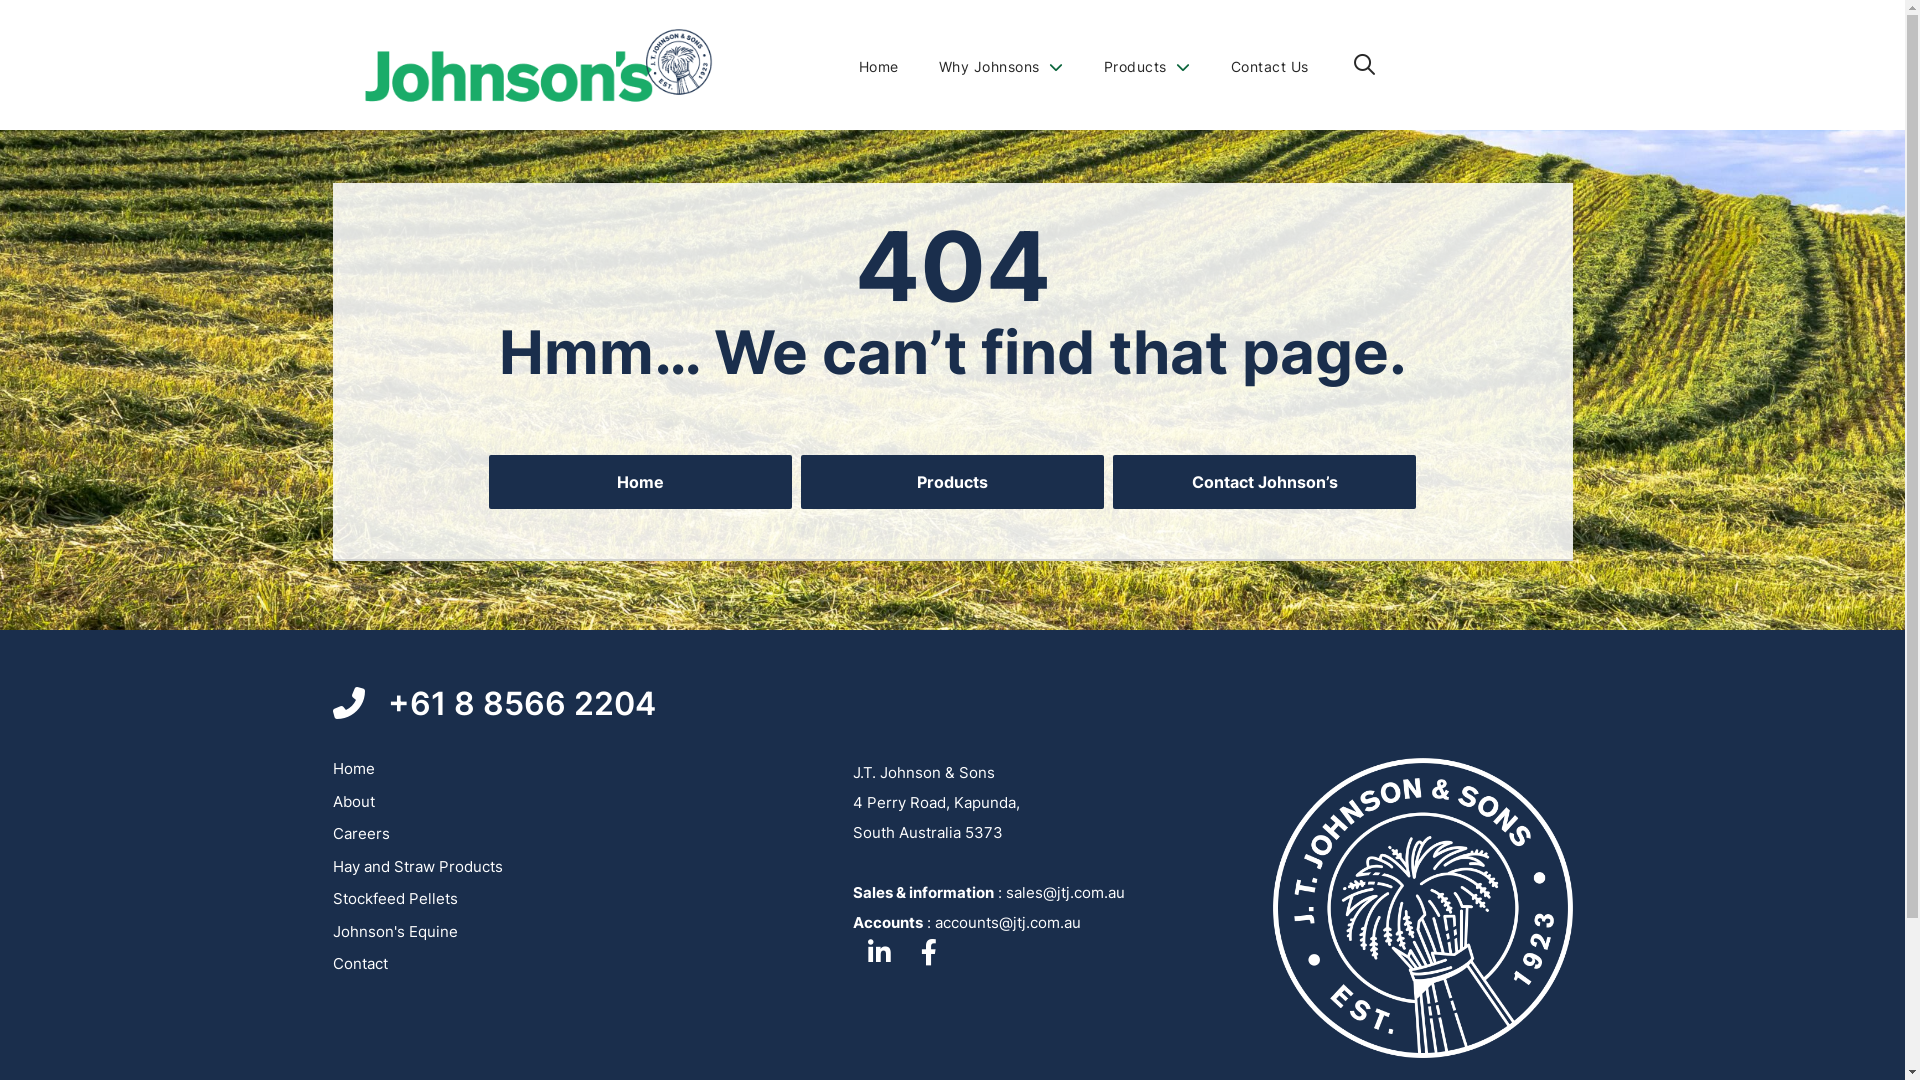 This screenshot has width=1920, height=1080. I want to click on 'sales@jtj.com.au', so click(1064, 891).